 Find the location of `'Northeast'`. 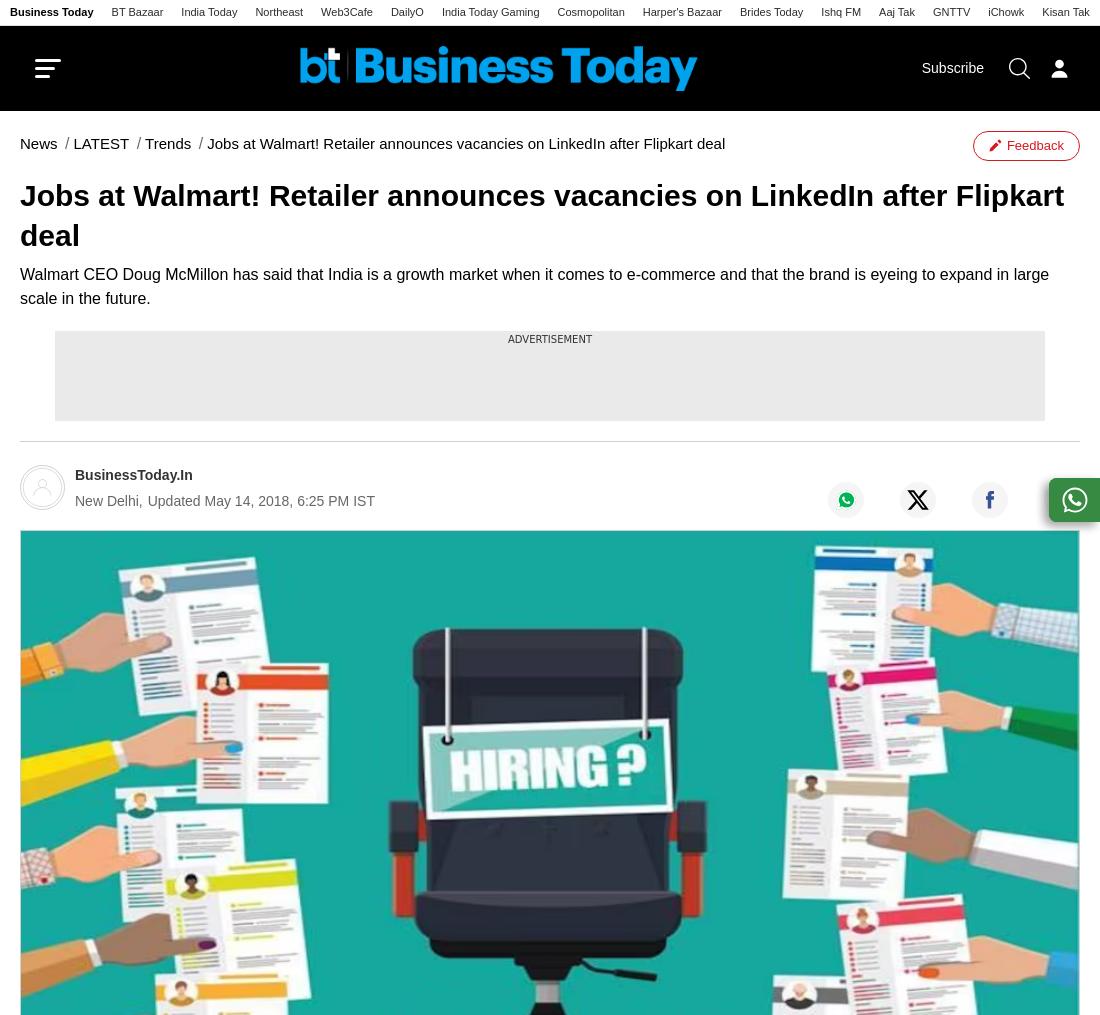

'Northeast' is located at coordinates (277, 10).